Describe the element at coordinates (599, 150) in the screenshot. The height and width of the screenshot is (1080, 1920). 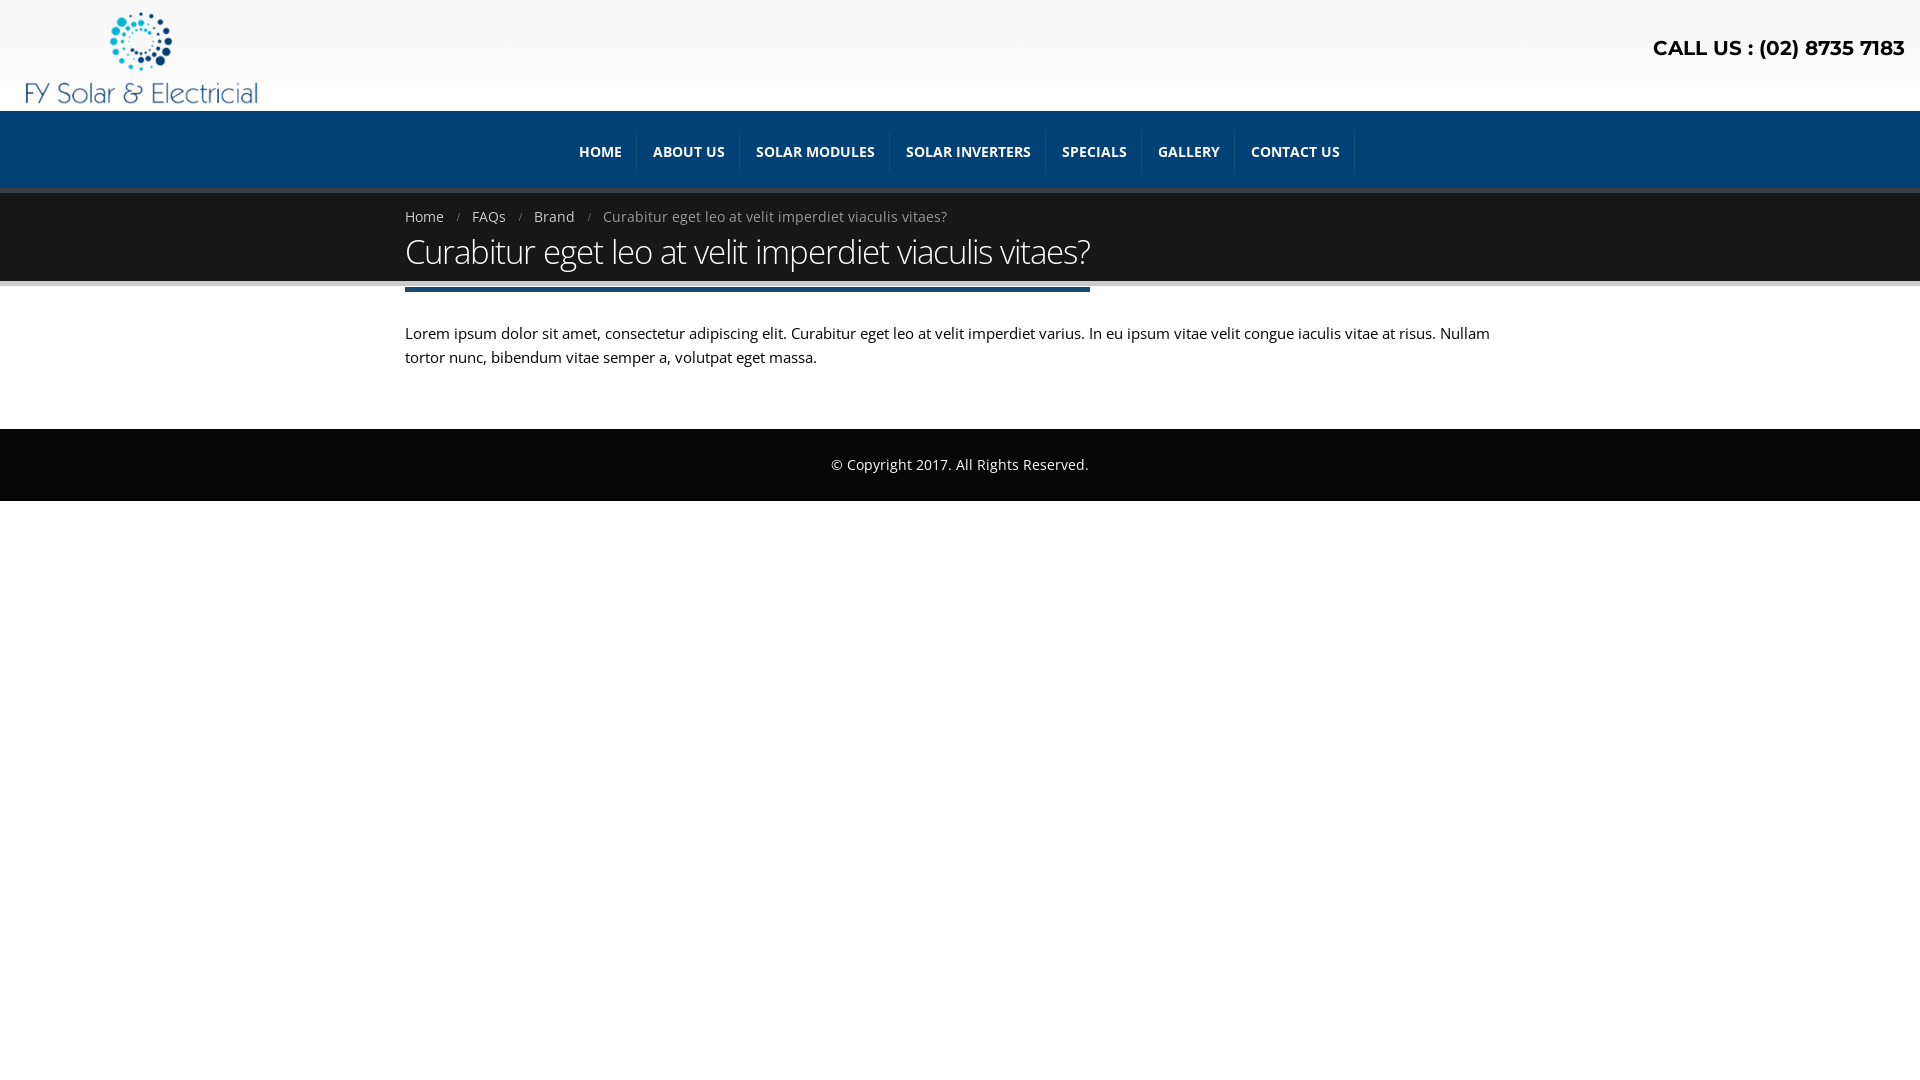
I see `'HOME'` at that location.